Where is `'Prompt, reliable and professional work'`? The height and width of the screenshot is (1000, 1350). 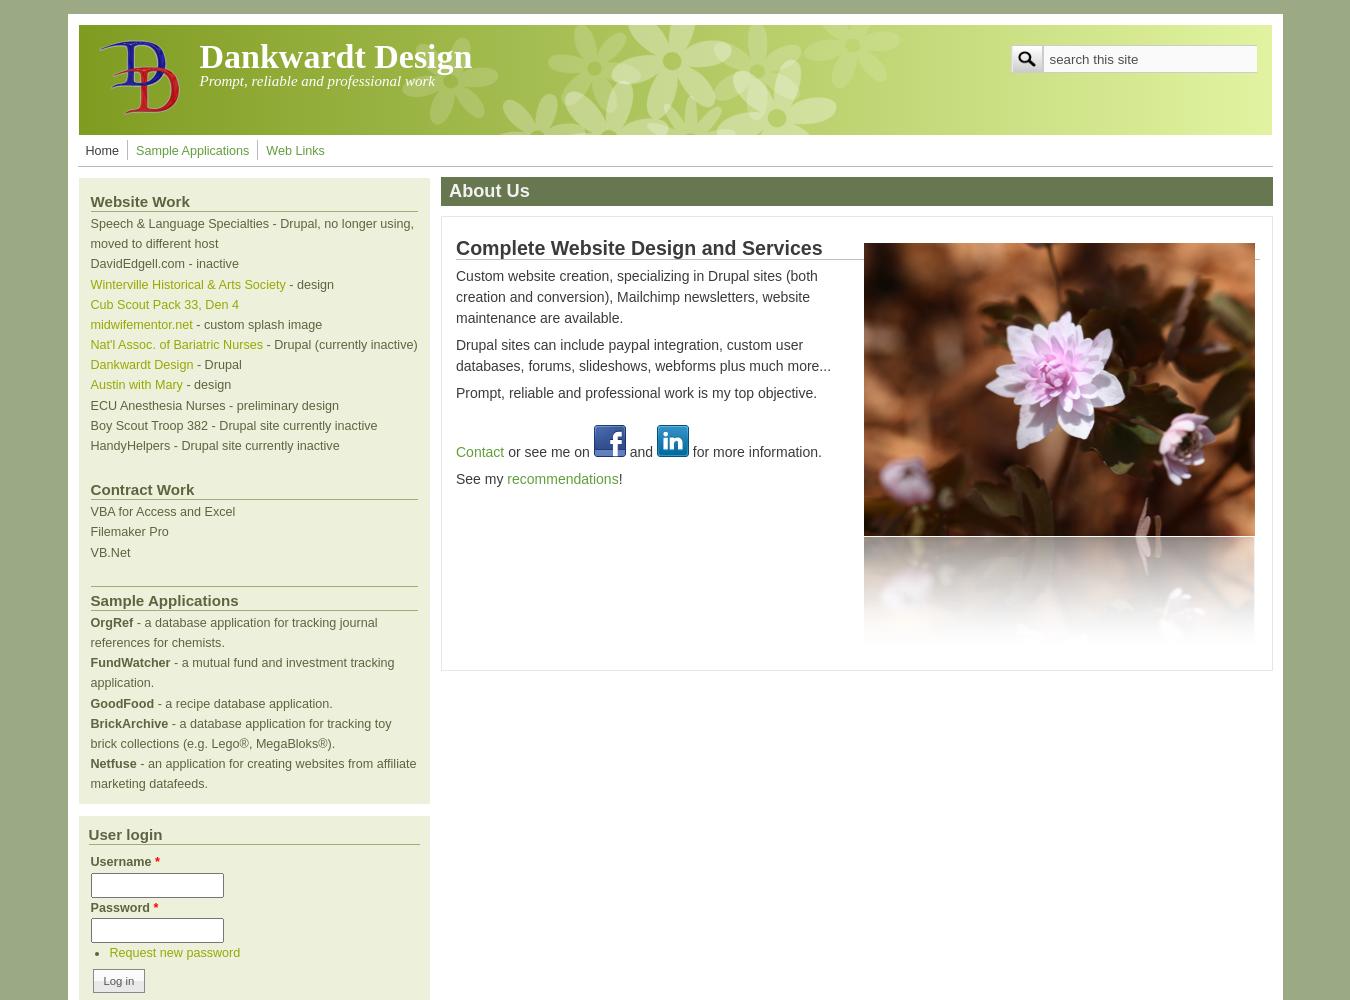 'Prompt, reliable and professional work' is located at coordinates (315, 80).